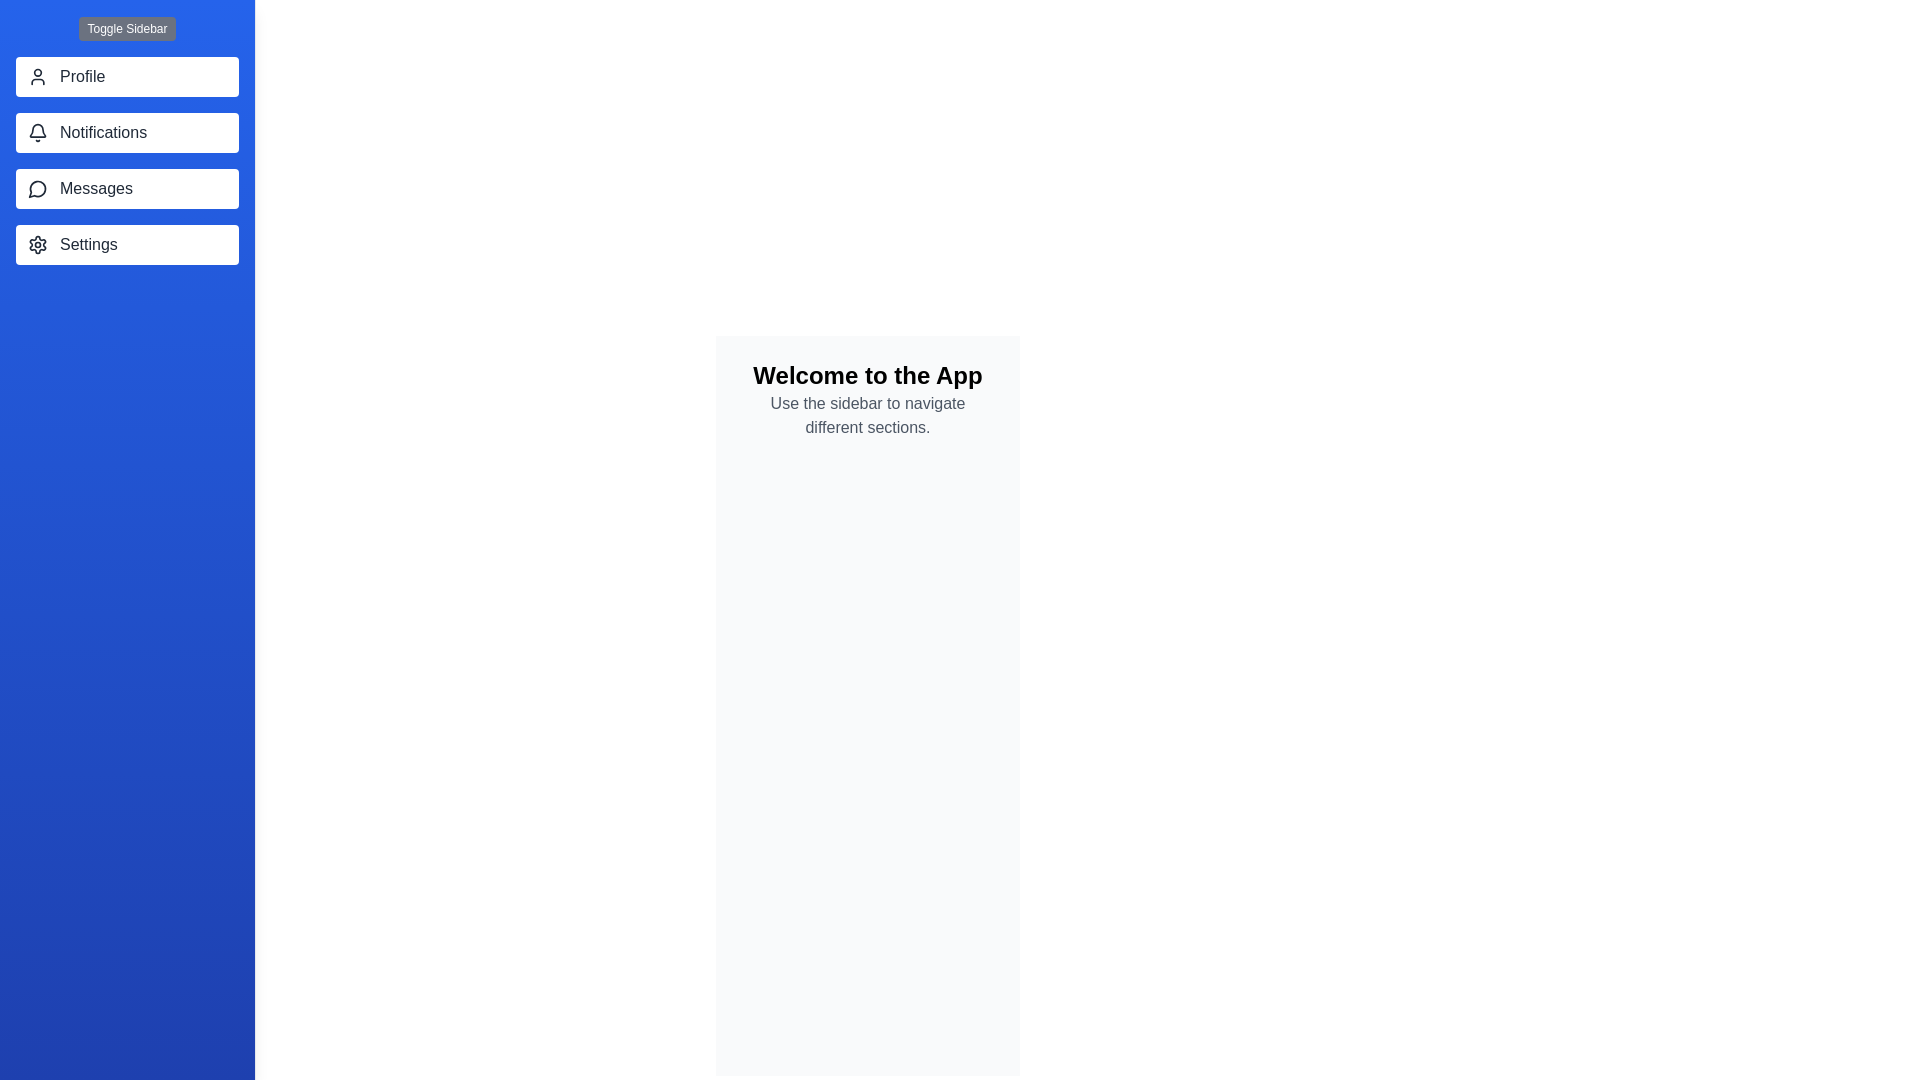 This screenshot has width=1920, height=1080. Describe the element at coordinates (868, 375) in the screenshot. I see `the welcome message displayed in the main content area` at that location.